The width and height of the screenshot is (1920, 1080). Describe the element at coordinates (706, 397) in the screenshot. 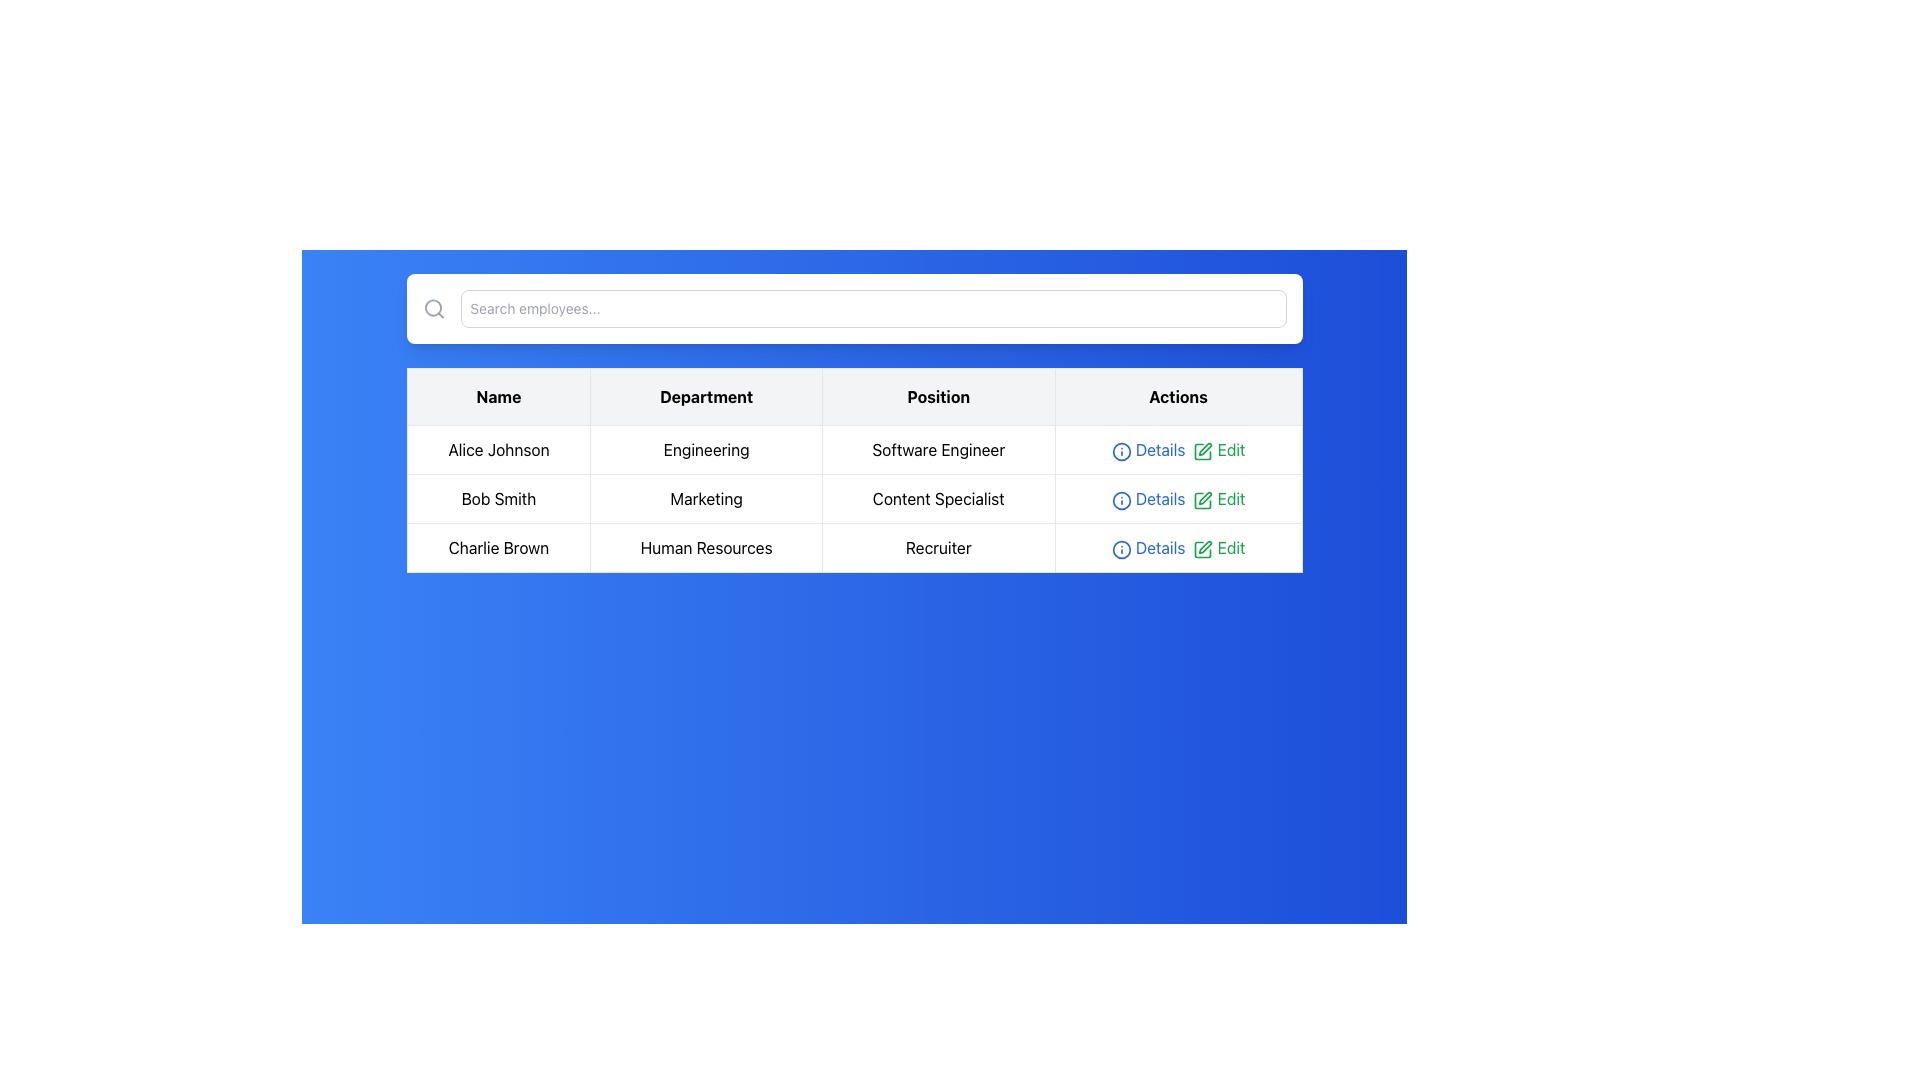

I see `the table header cell labeled 'Department', which is the second cell in the header row of a table with a light gray background` at that location.